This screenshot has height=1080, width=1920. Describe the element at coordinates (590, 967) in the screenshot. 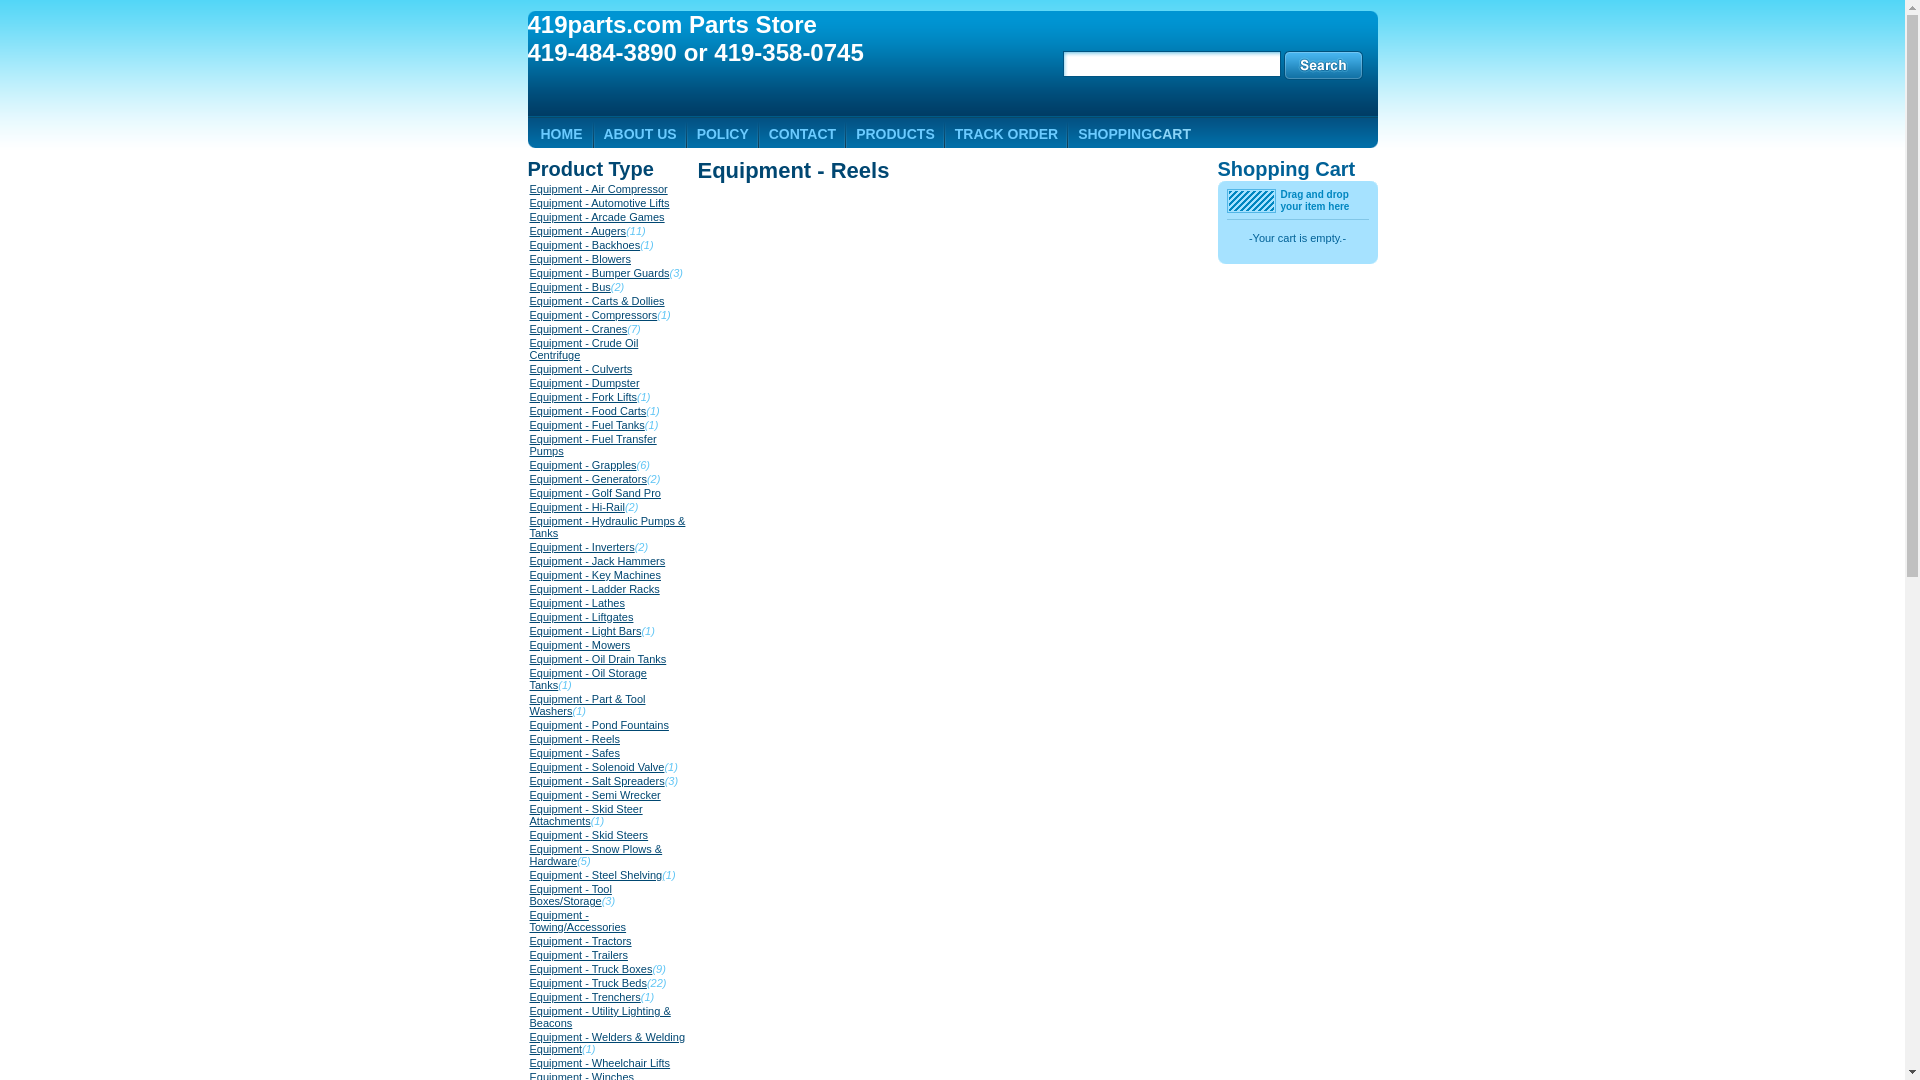

I see `'Equipment - Truck Boxes'` at that location.